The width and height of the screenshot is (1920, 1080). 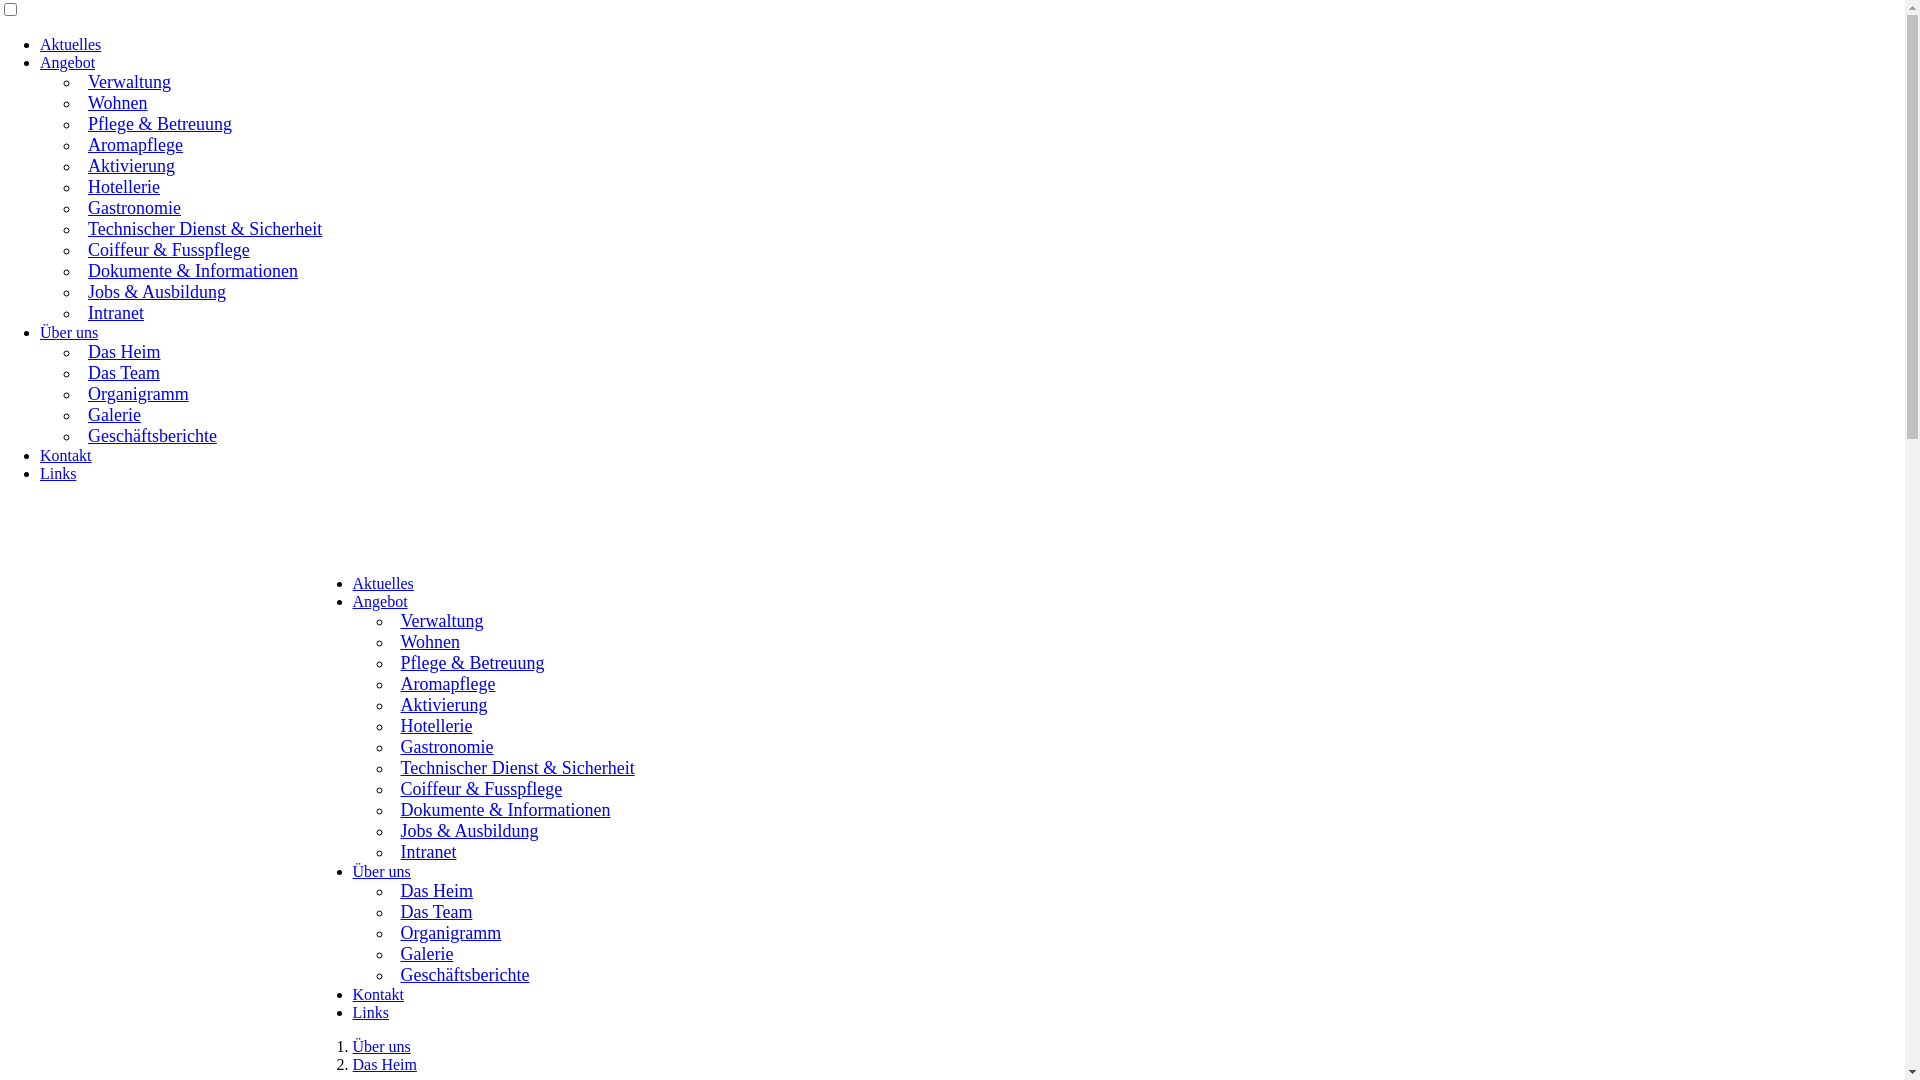 What do you see at coordinates (432, 910) in the screenshot?
I see `'Das Team'` at bounding box center [432, 910].